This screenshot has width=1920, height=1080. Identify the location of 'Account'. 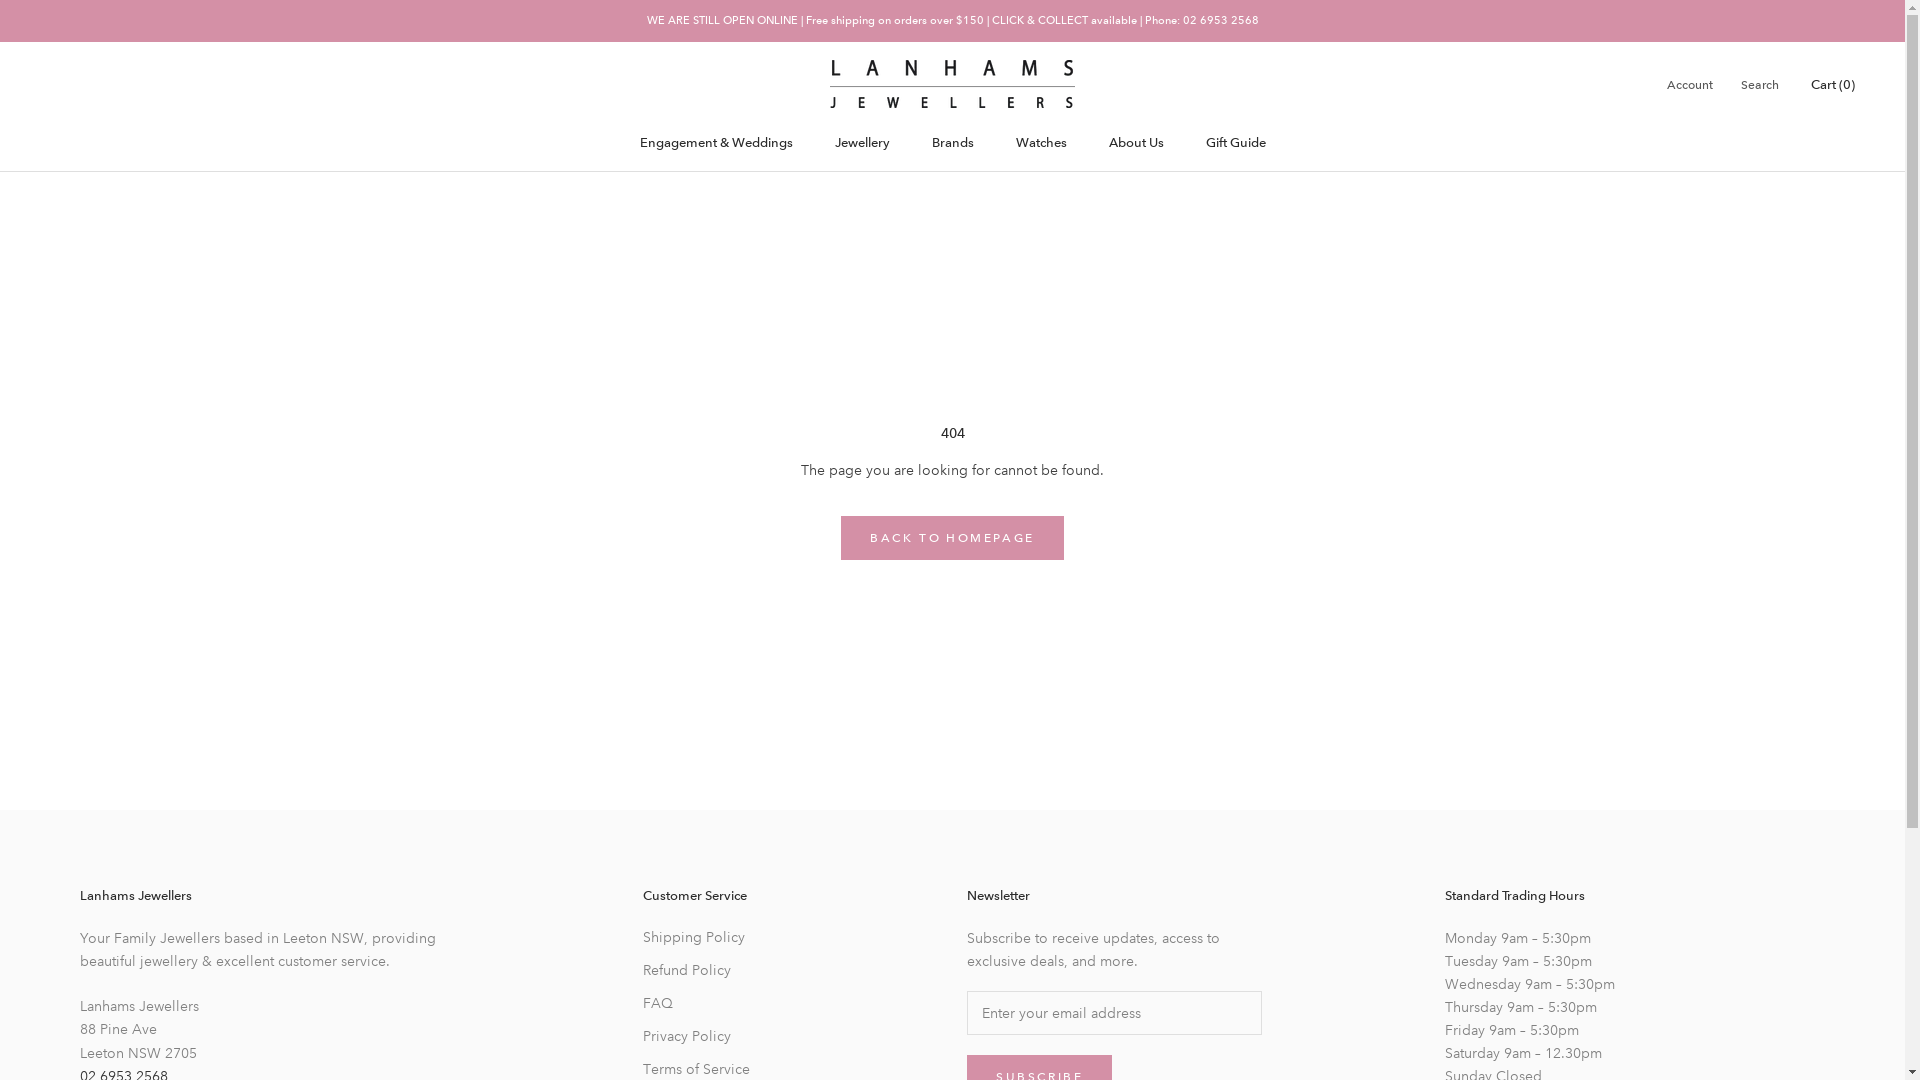
(1688, 84).